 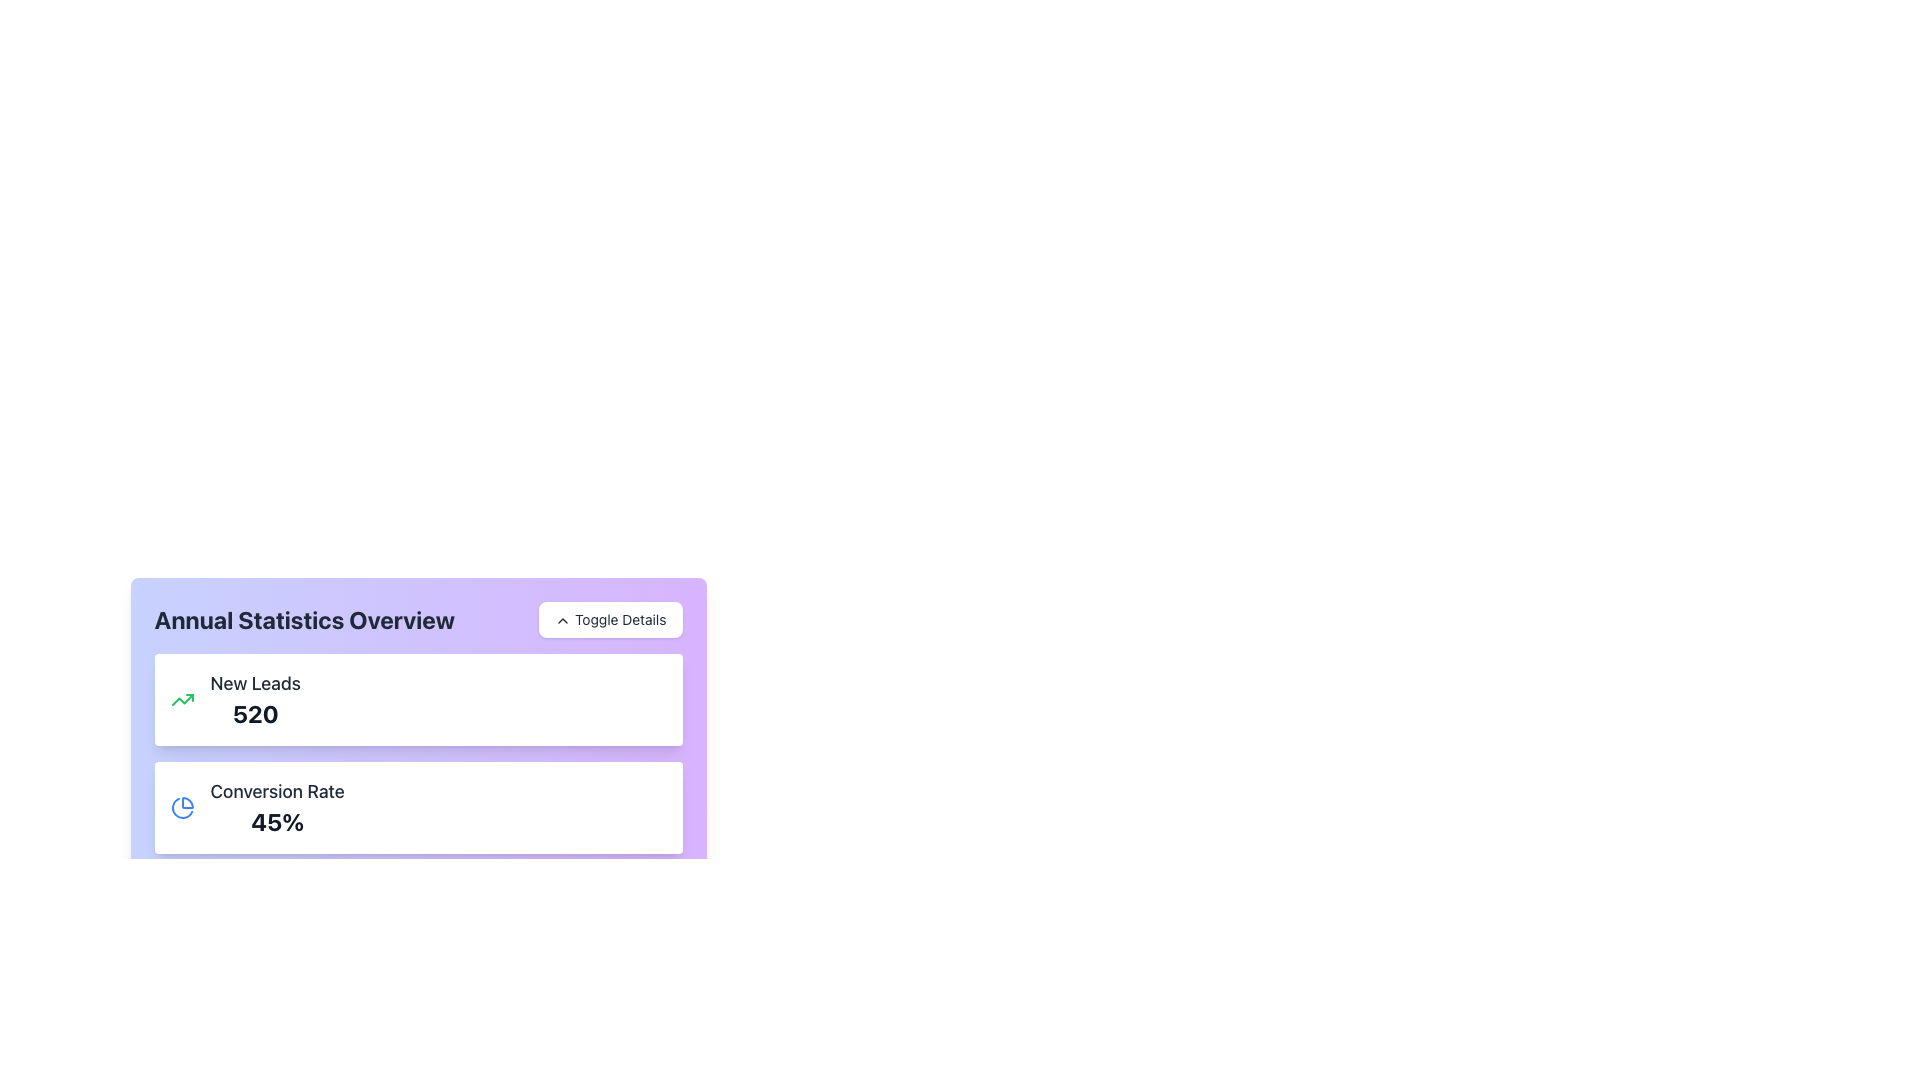 What do you see at coordinates (276, 790) in the screenshot?
I see `the 'Conversion Rate' text label, which is styled with a large and medium-weight font and positioned to the left of a percentage value in the 'Annual Statistics Overview' panel` at bounding box center [276, 790].